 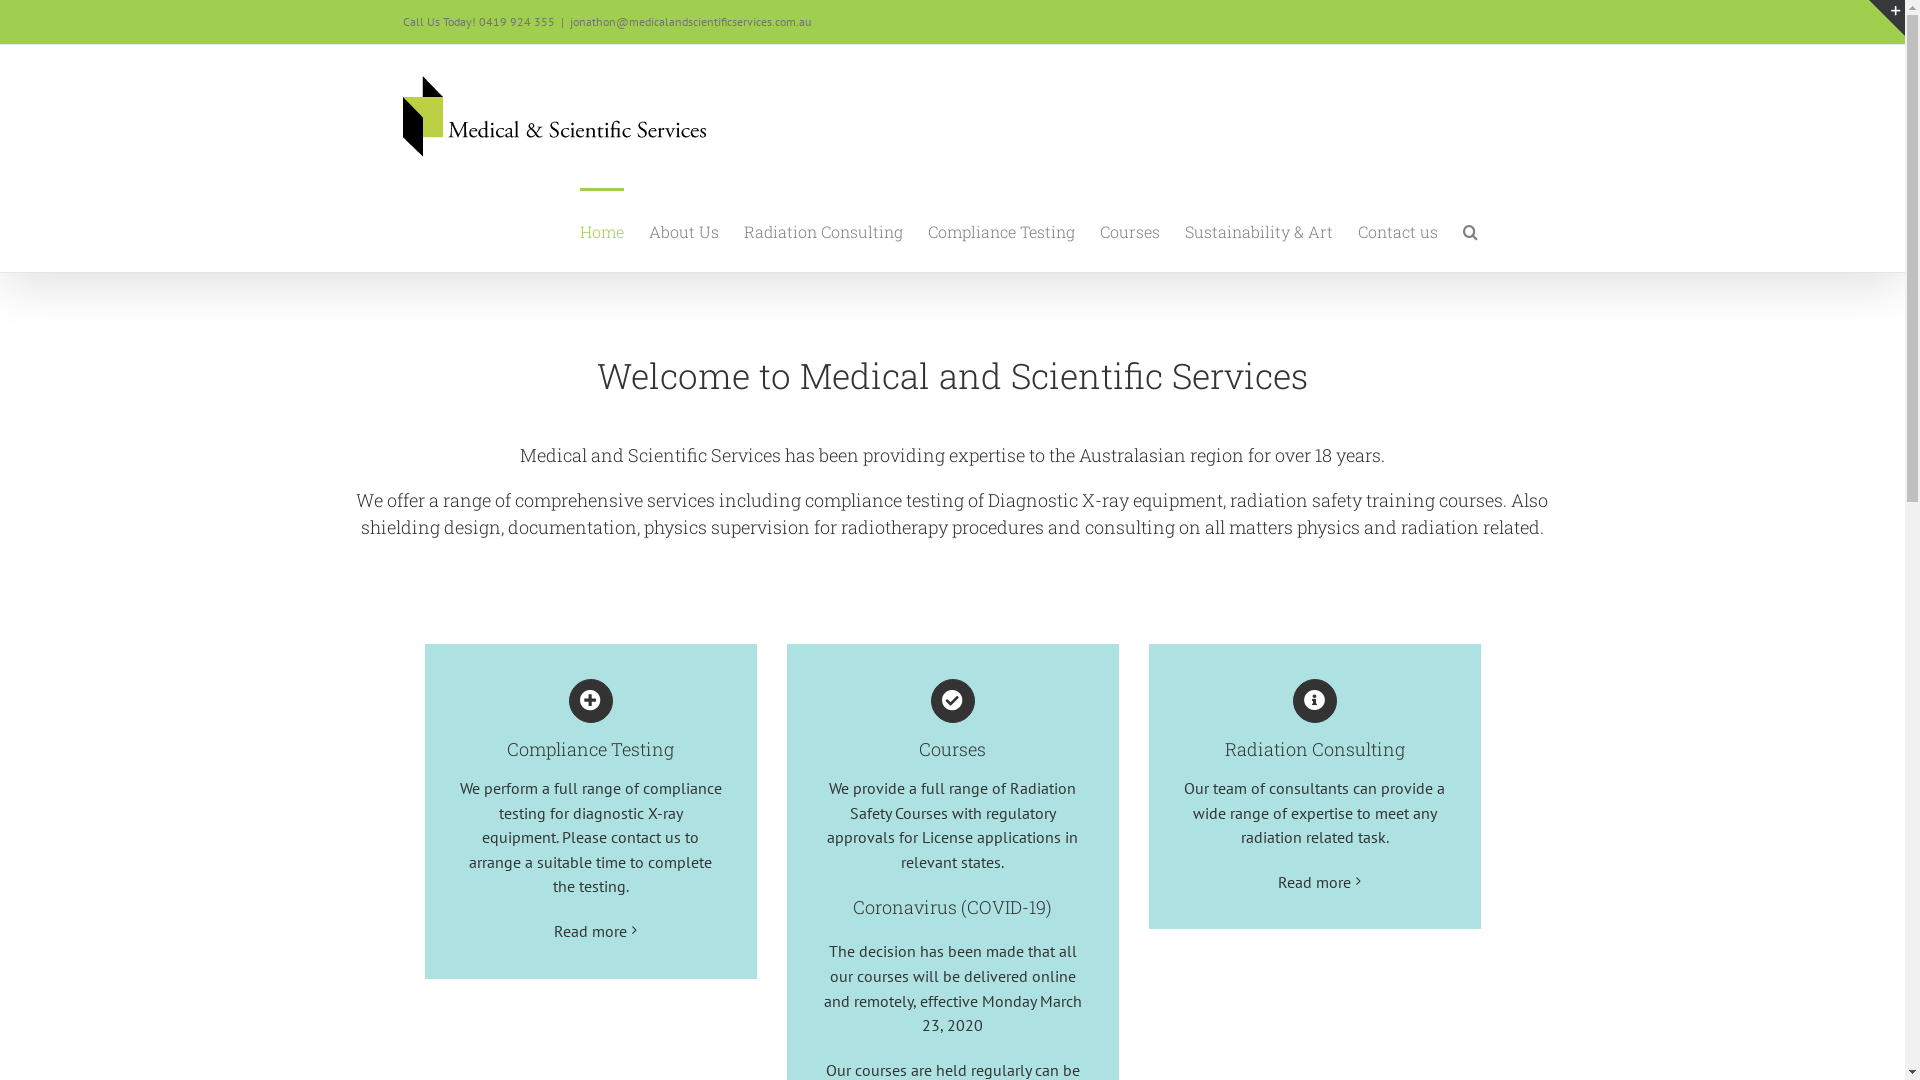 What do you see at coordinates (1256, 229) in the screenshot?
I see `'Sustainability & Art'` at bounding box center [1256, 229].